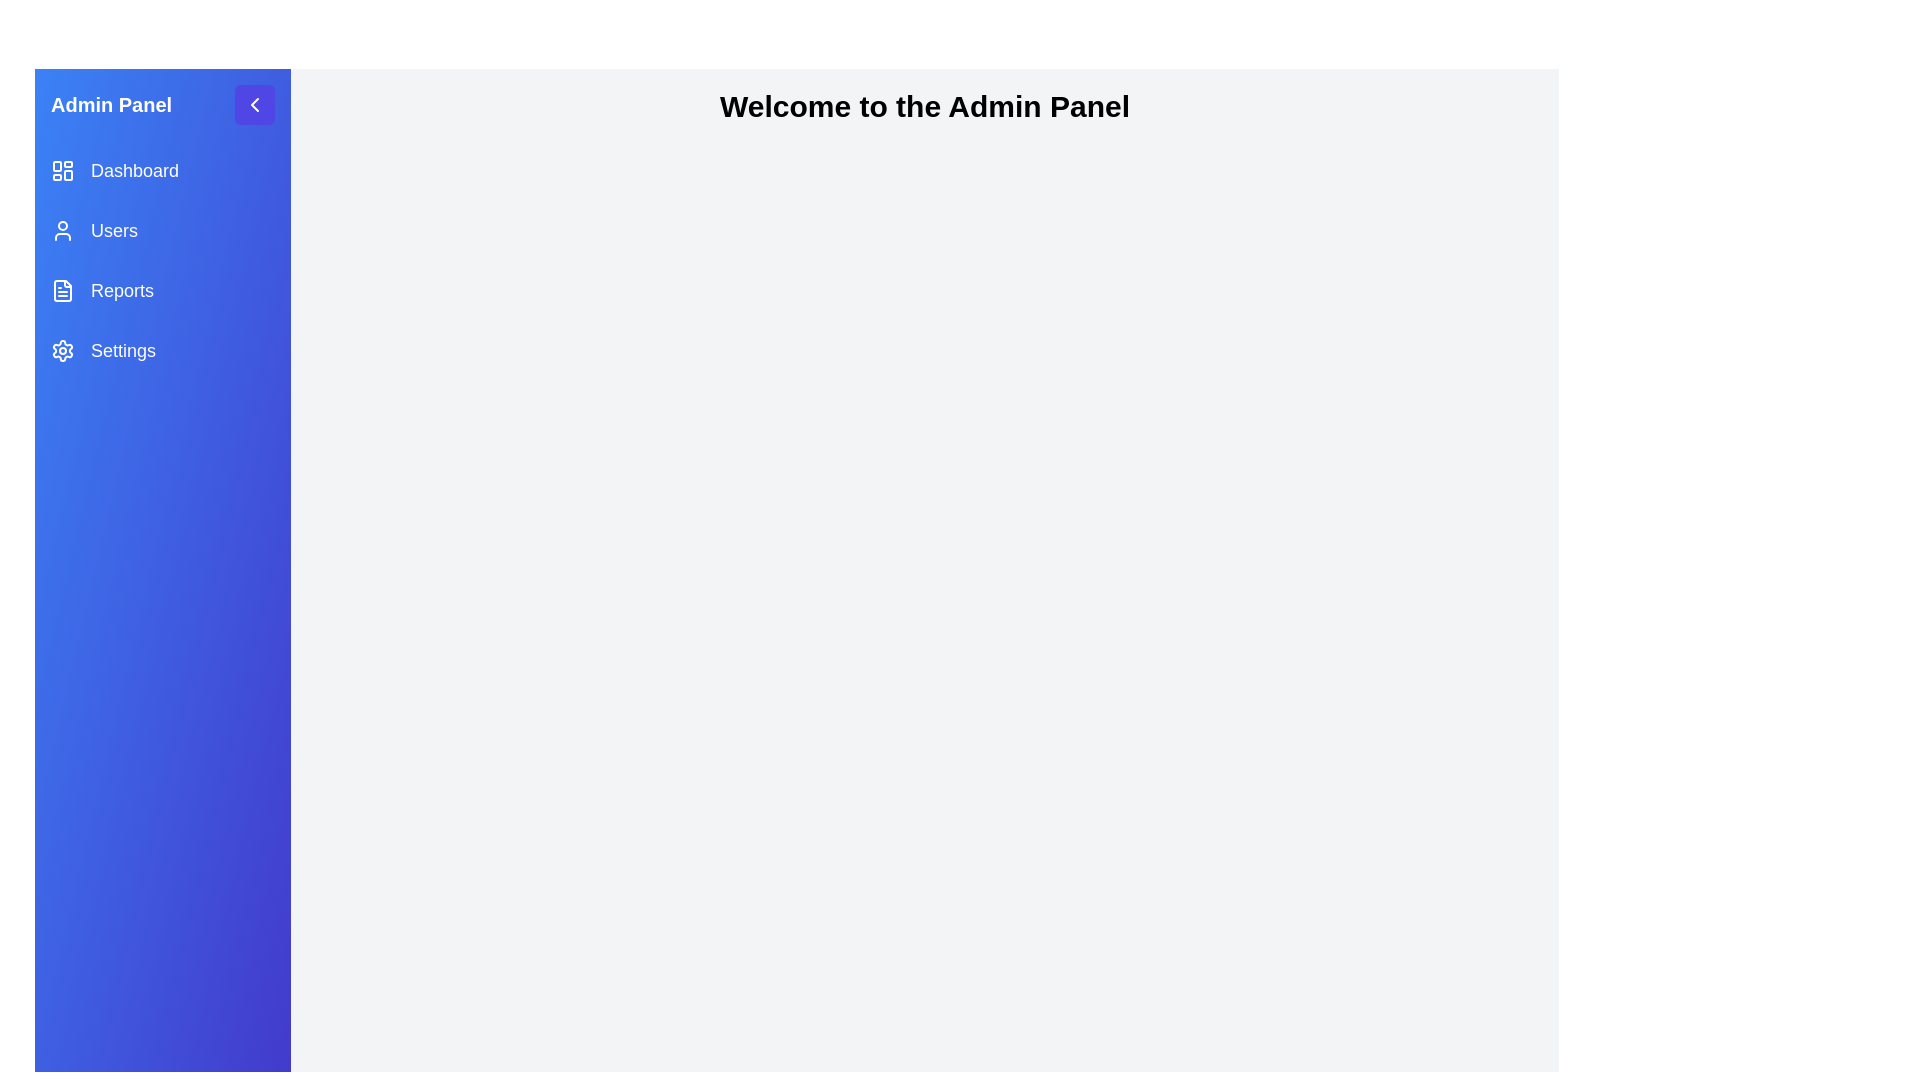 The image size is (1920, 1080). I want to click on the navigation button located in the top-right corner of the 'Admin Panel' section header to trigger a visual state change, so click(253, 104).